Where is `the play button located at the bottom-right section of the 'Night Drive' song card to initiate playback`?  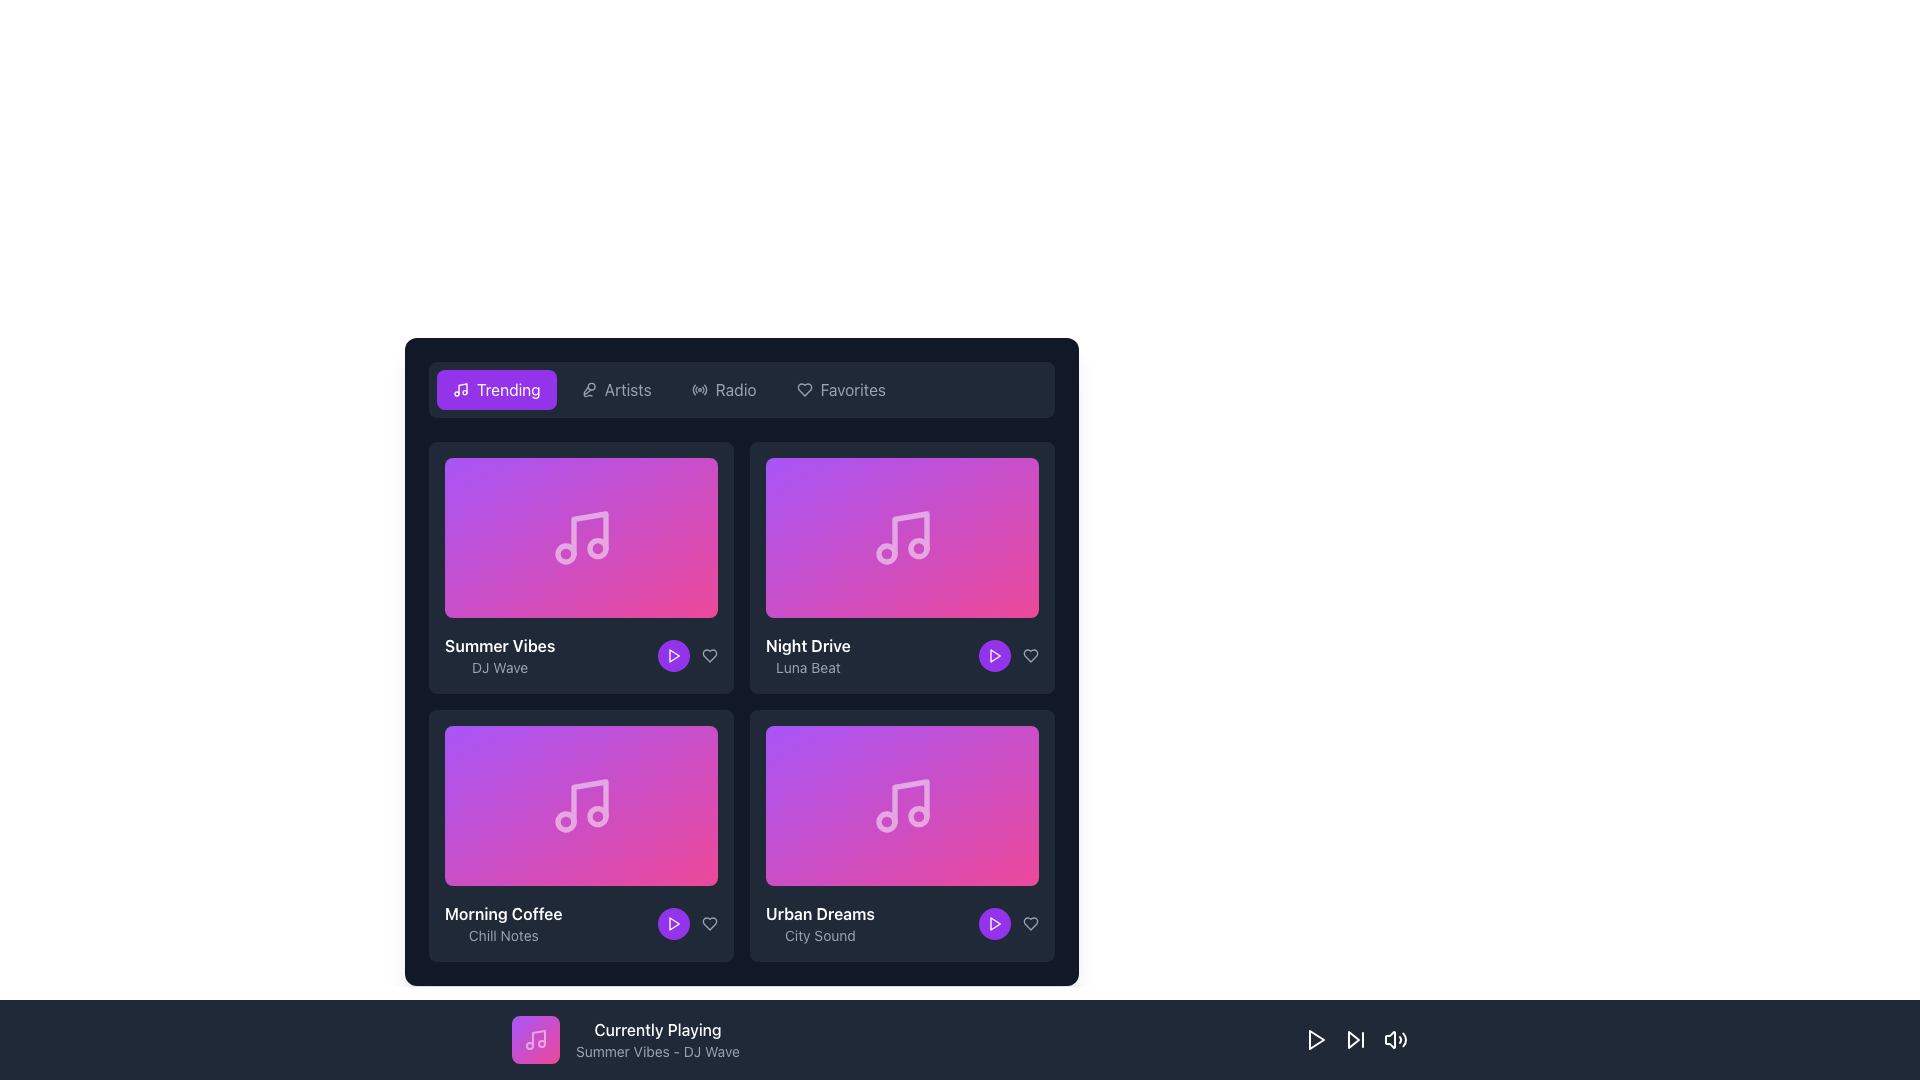
the play button located at the bottom-right section of the 'Night Drive' song card to initiate playback is located at coordinates (994, 655).